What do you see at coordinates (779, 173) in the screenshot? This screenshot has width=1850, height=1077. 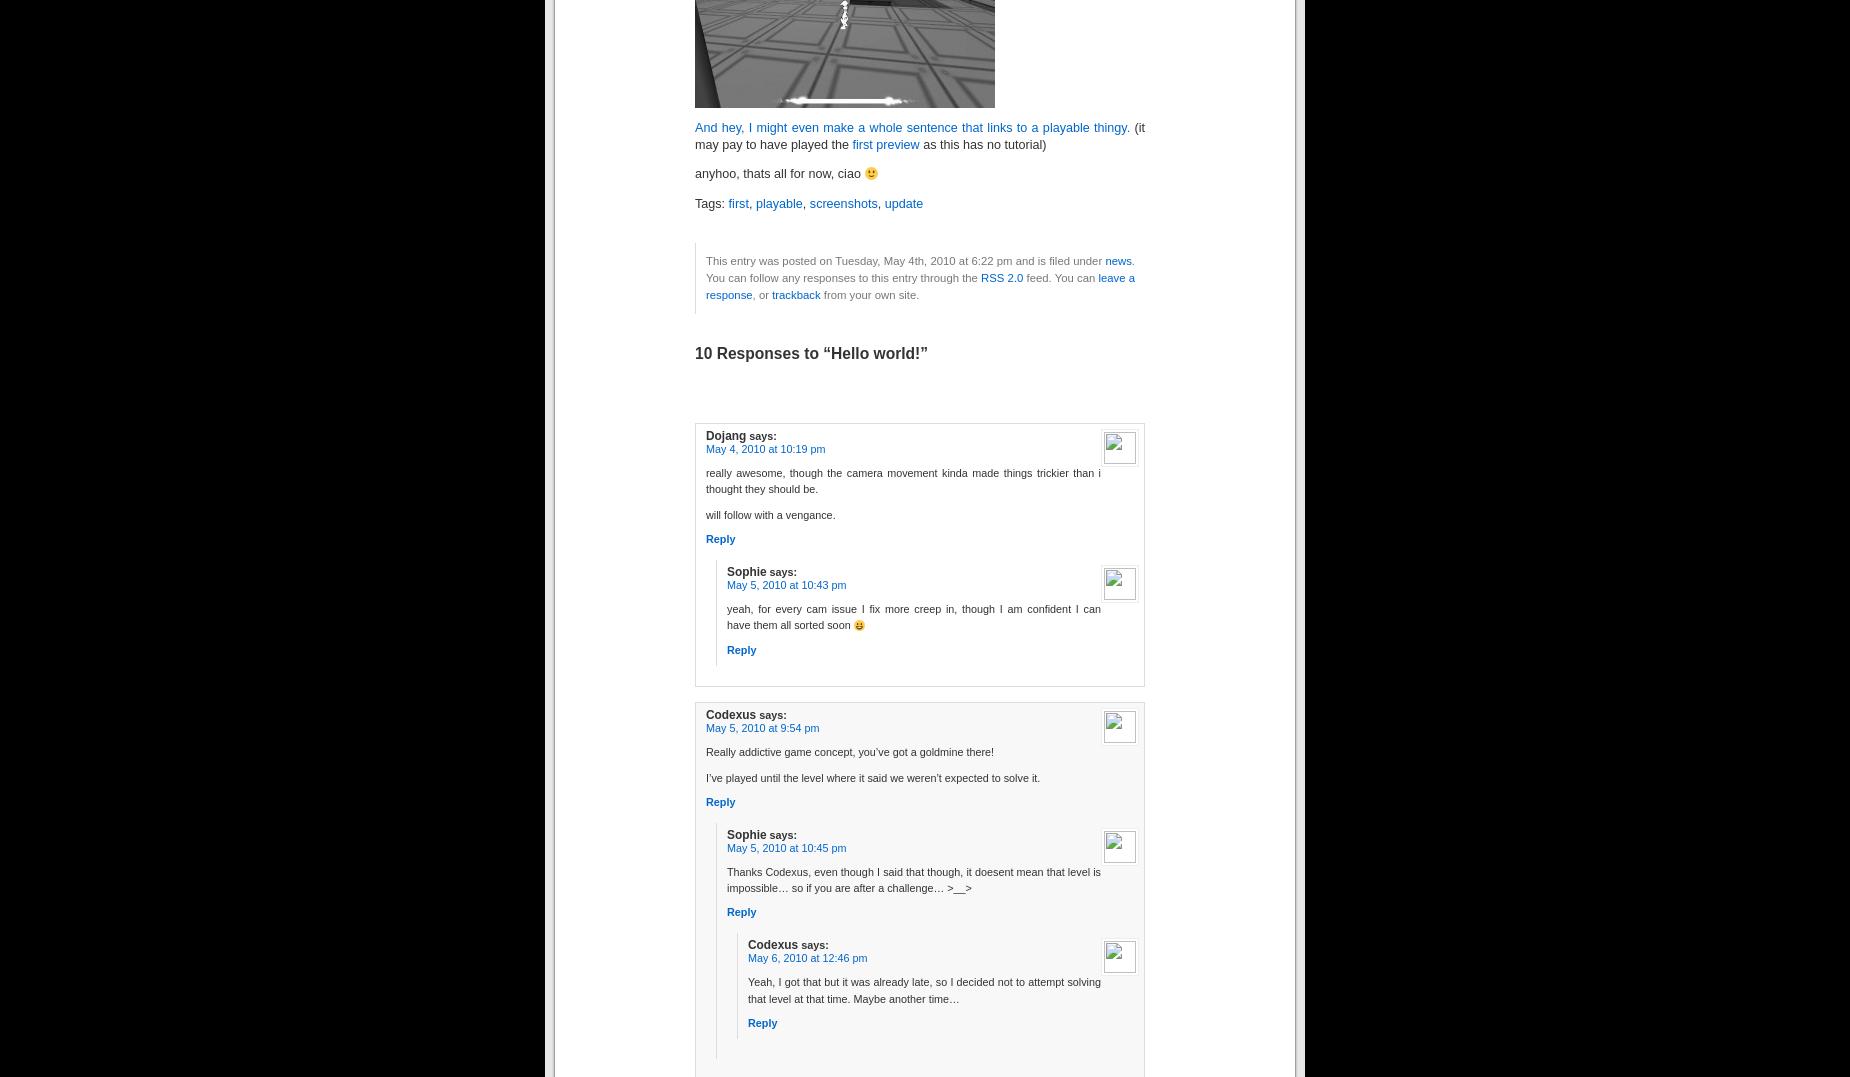 I see `'anyhoo, thats all for now, ciao'` at bounding box center [779, 173].